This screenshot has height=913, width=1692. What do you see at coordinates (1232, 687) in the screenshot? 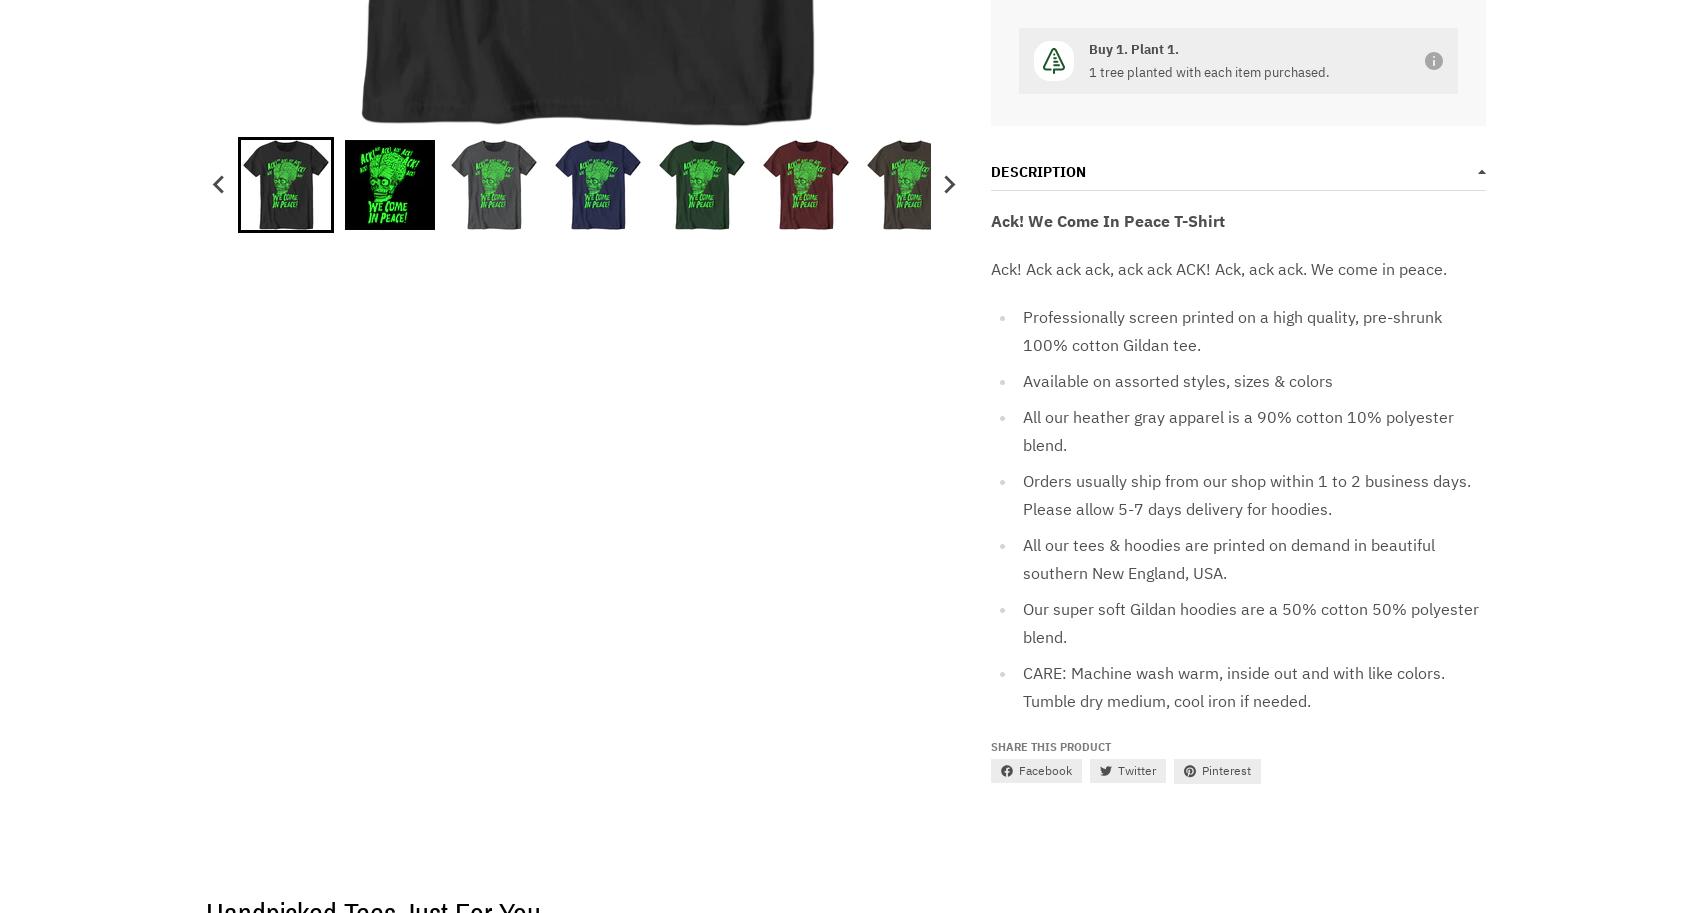
I see `'CARE: Machine wash warm, inside out and with like colors. Tumble dry medium, cool iron if needed.'` at bounding box center [1232, 687].